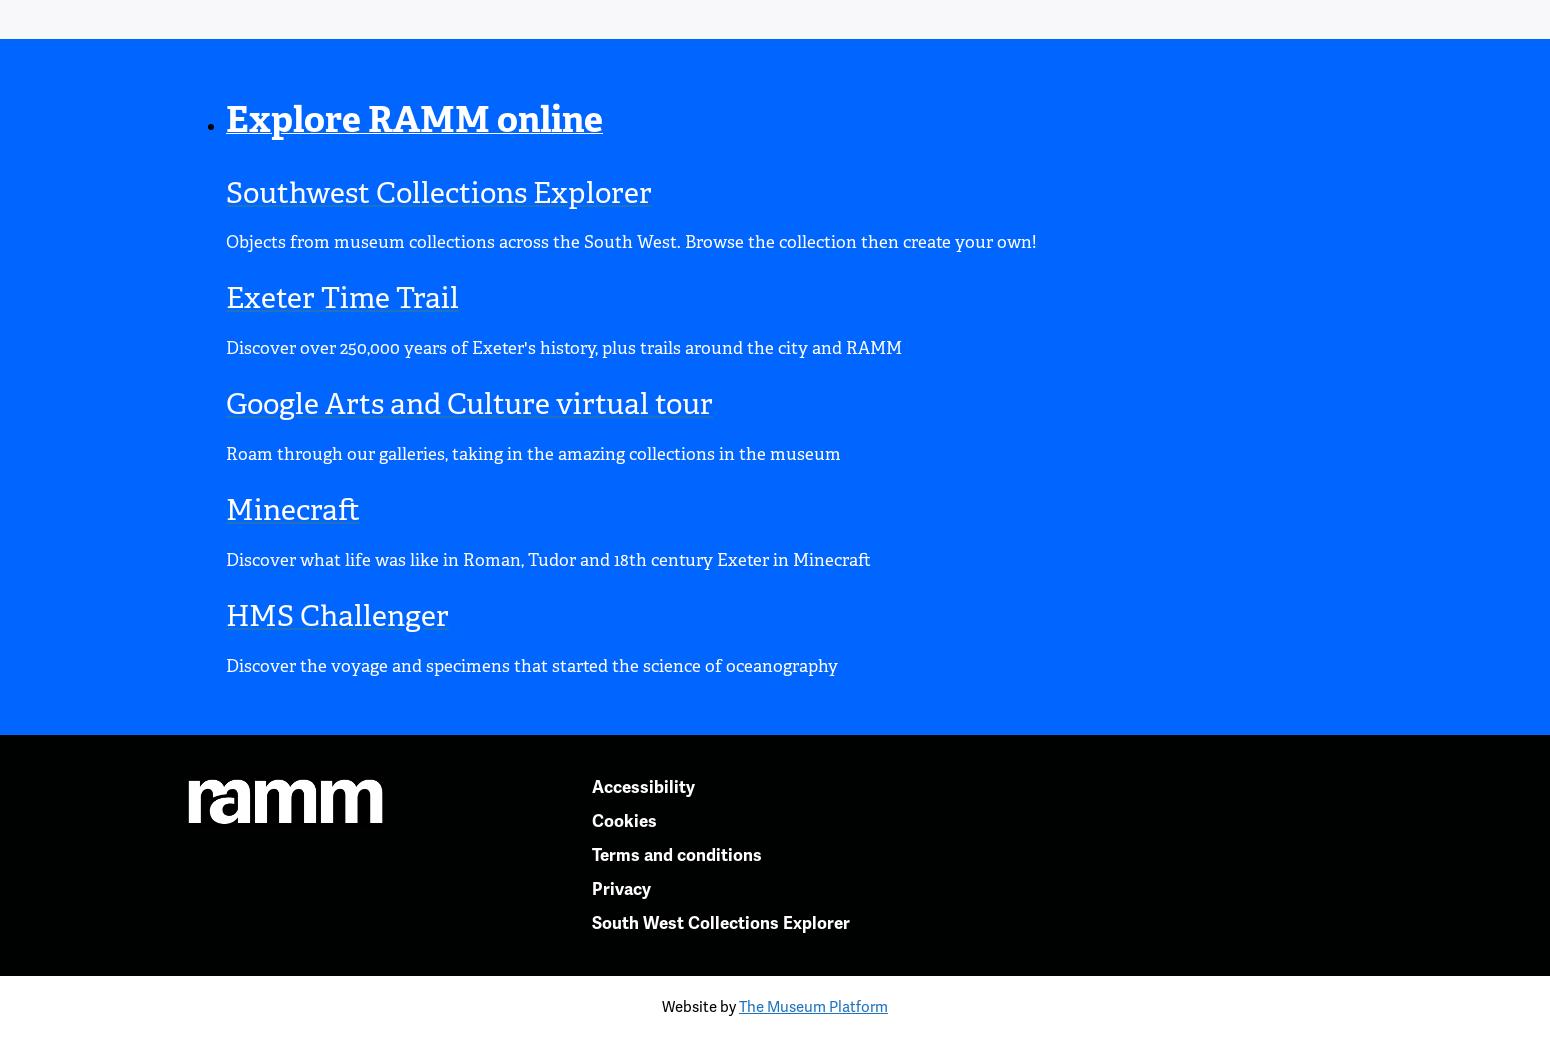 Image resolution: width=1550 pixels, height=1061 pixels. I want to click on 'Objects from museum collections across the South West. Browse the collection then create your own!', so click(630, 241).